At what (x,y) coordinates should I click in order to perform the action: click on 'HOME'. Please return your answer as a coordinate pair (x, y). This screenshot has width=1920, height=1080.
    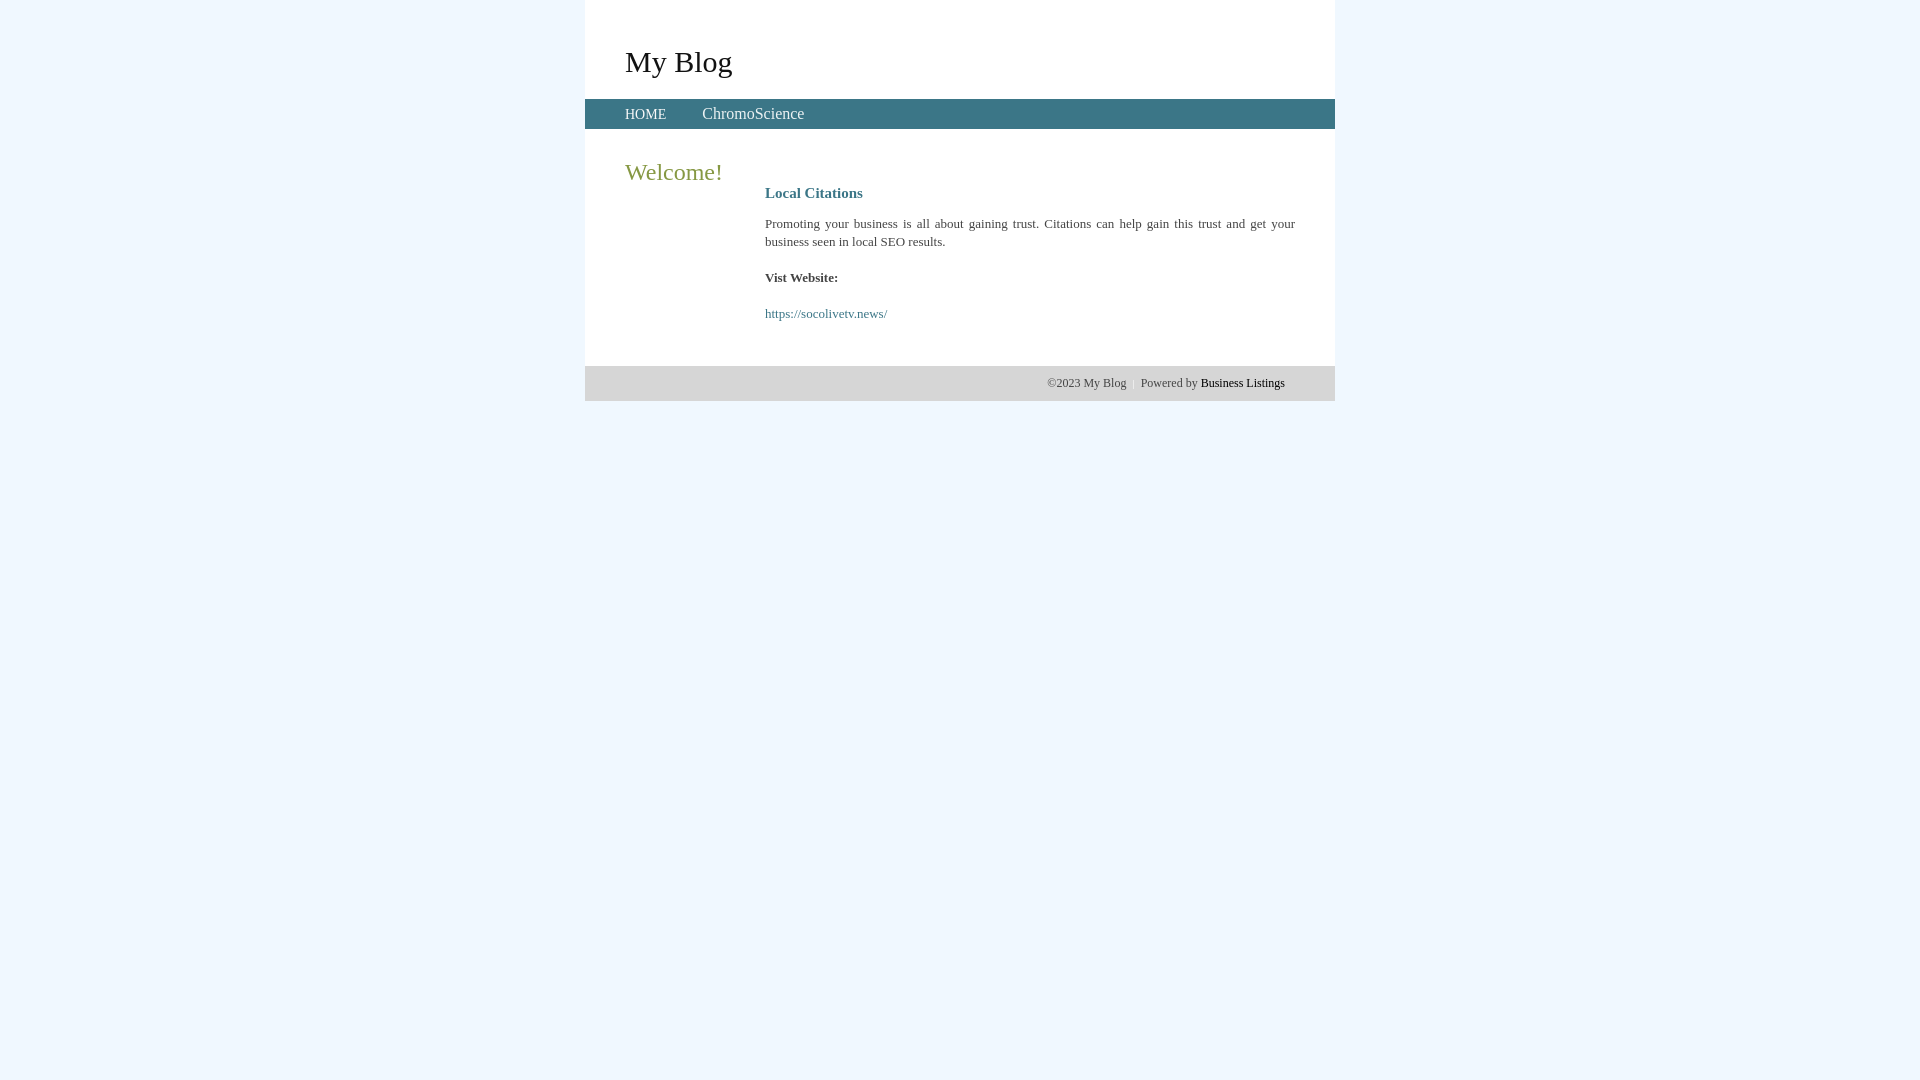
    Looking at the image, I should click on (645, 114).